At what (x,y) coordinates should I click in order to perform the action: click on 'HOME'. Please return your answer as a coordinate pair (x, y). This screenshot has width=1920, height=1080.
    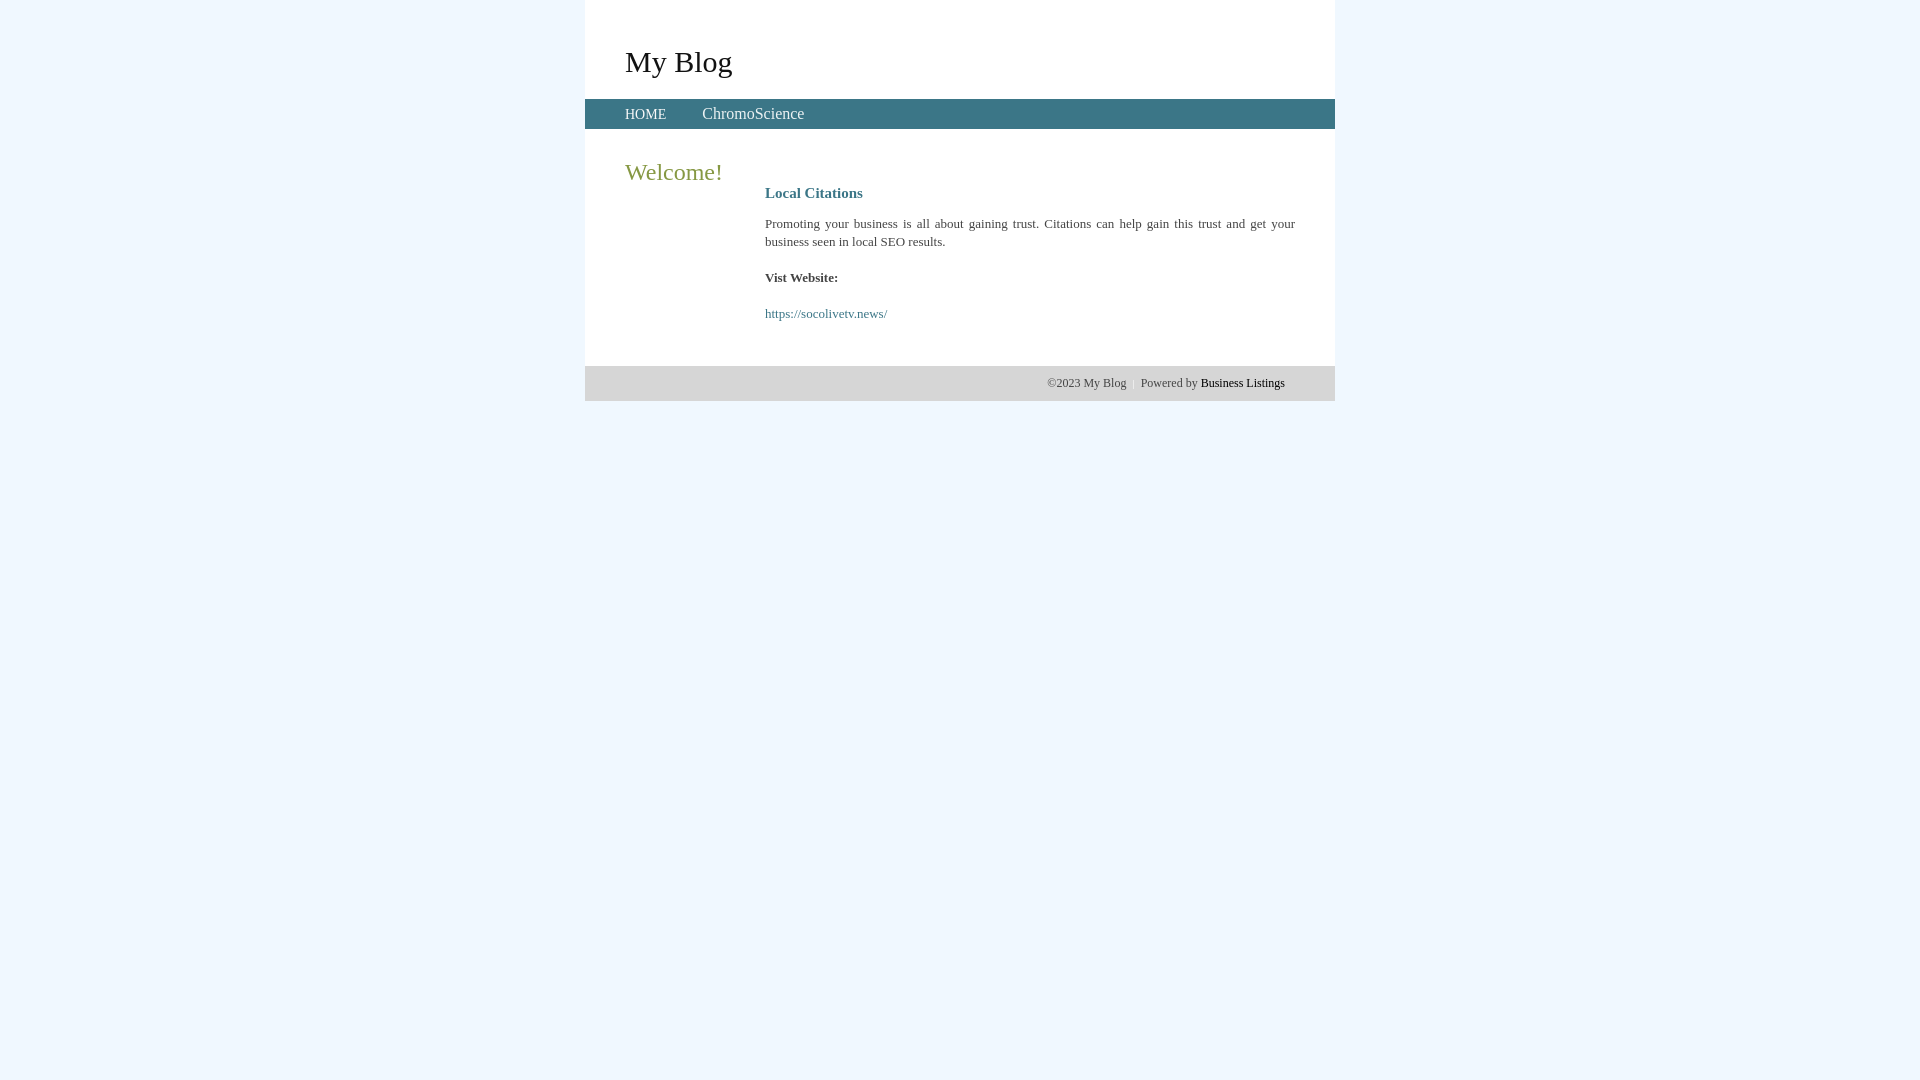
    Looking at the image, I should click on (645, 114).